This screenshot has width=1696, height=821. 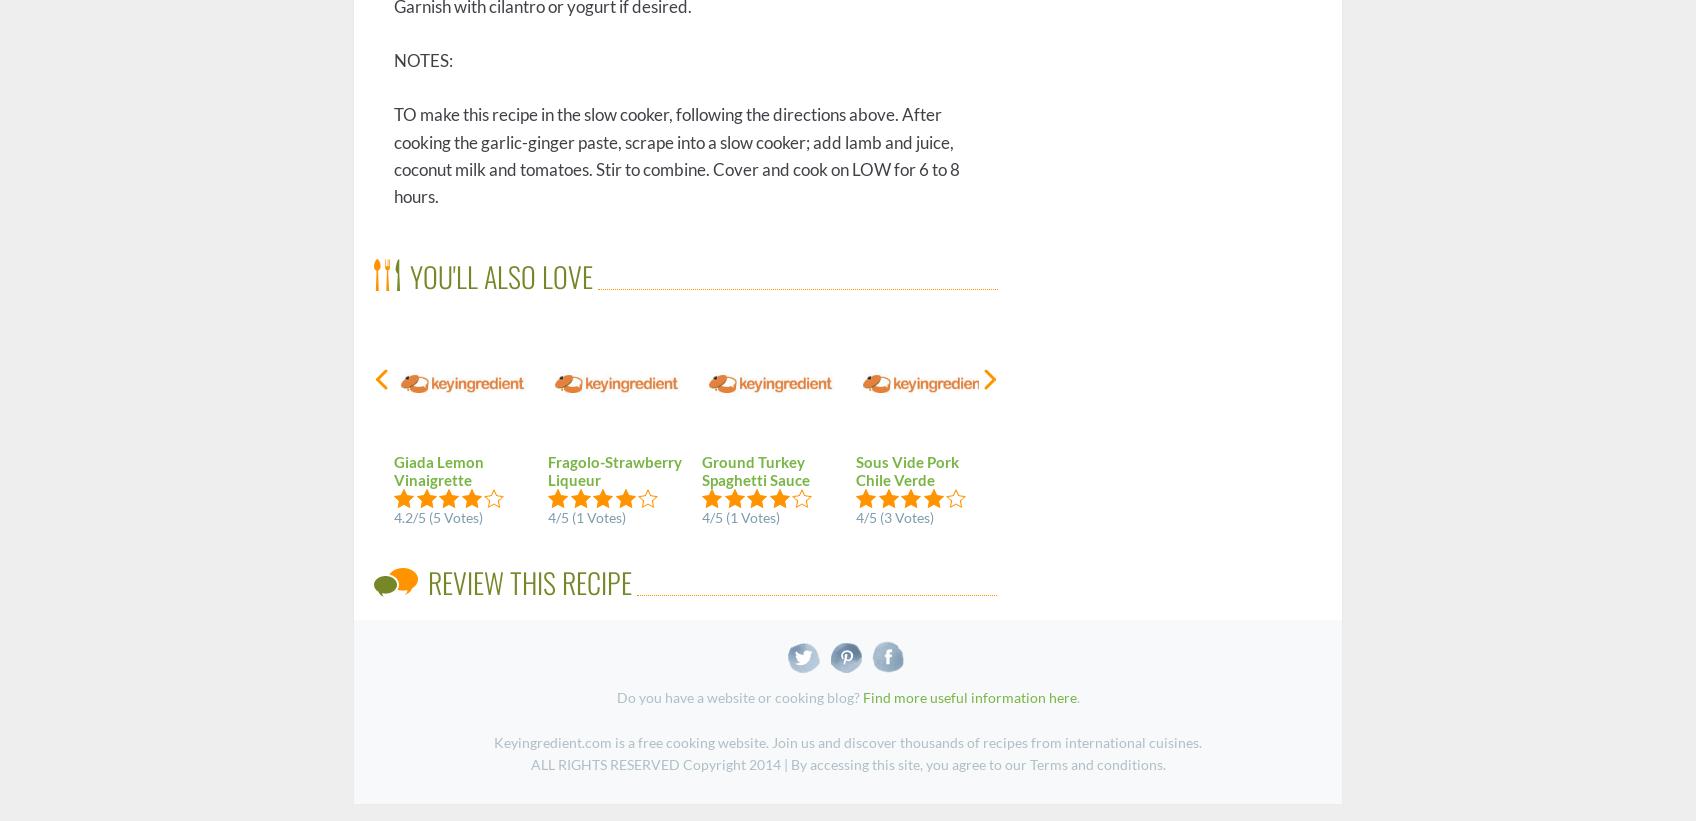 What do you see at coordinates (756, 469) in the screenshot?
I see `'Ground Turkey Spaghetti Sauce'` at bounding box center [756, 469].